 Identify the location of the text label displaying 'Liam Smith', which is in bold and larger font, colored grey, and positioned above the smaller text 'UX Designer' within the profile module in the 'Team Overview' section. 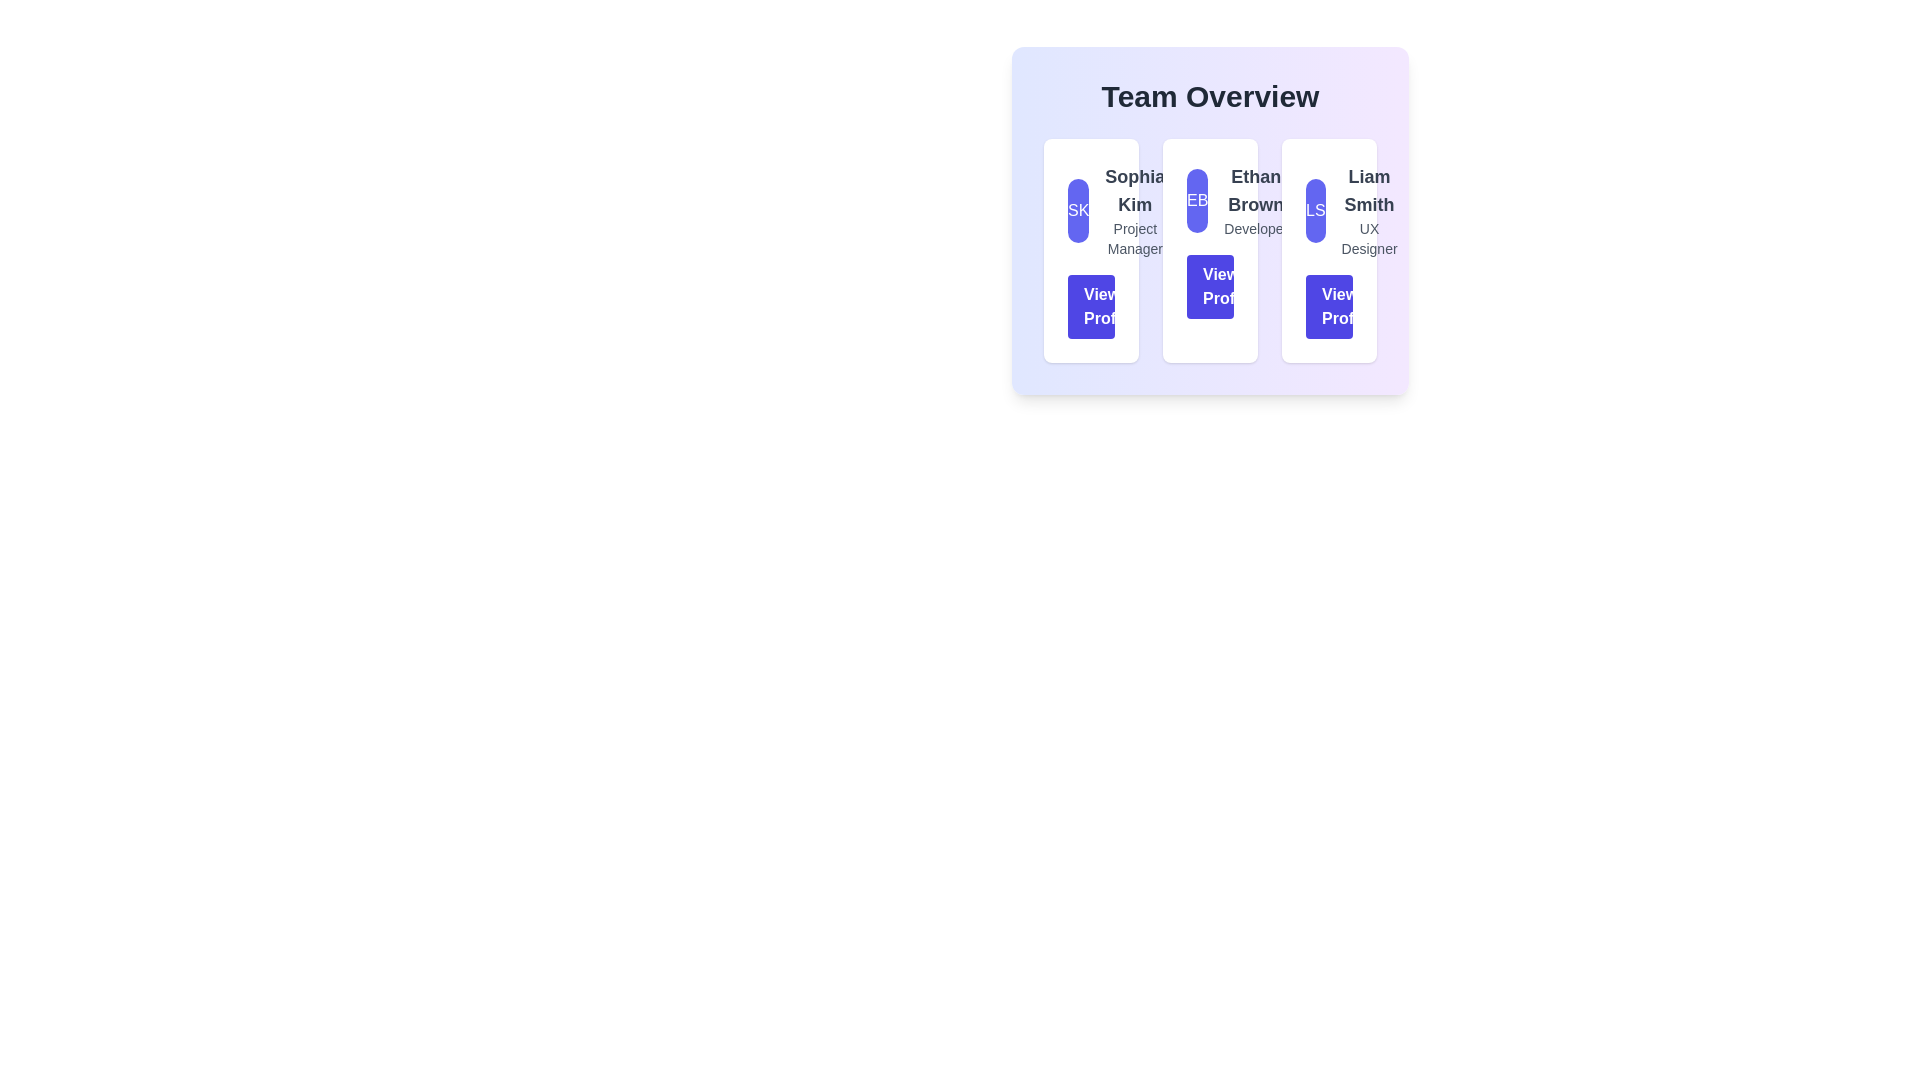
(1368, 191).